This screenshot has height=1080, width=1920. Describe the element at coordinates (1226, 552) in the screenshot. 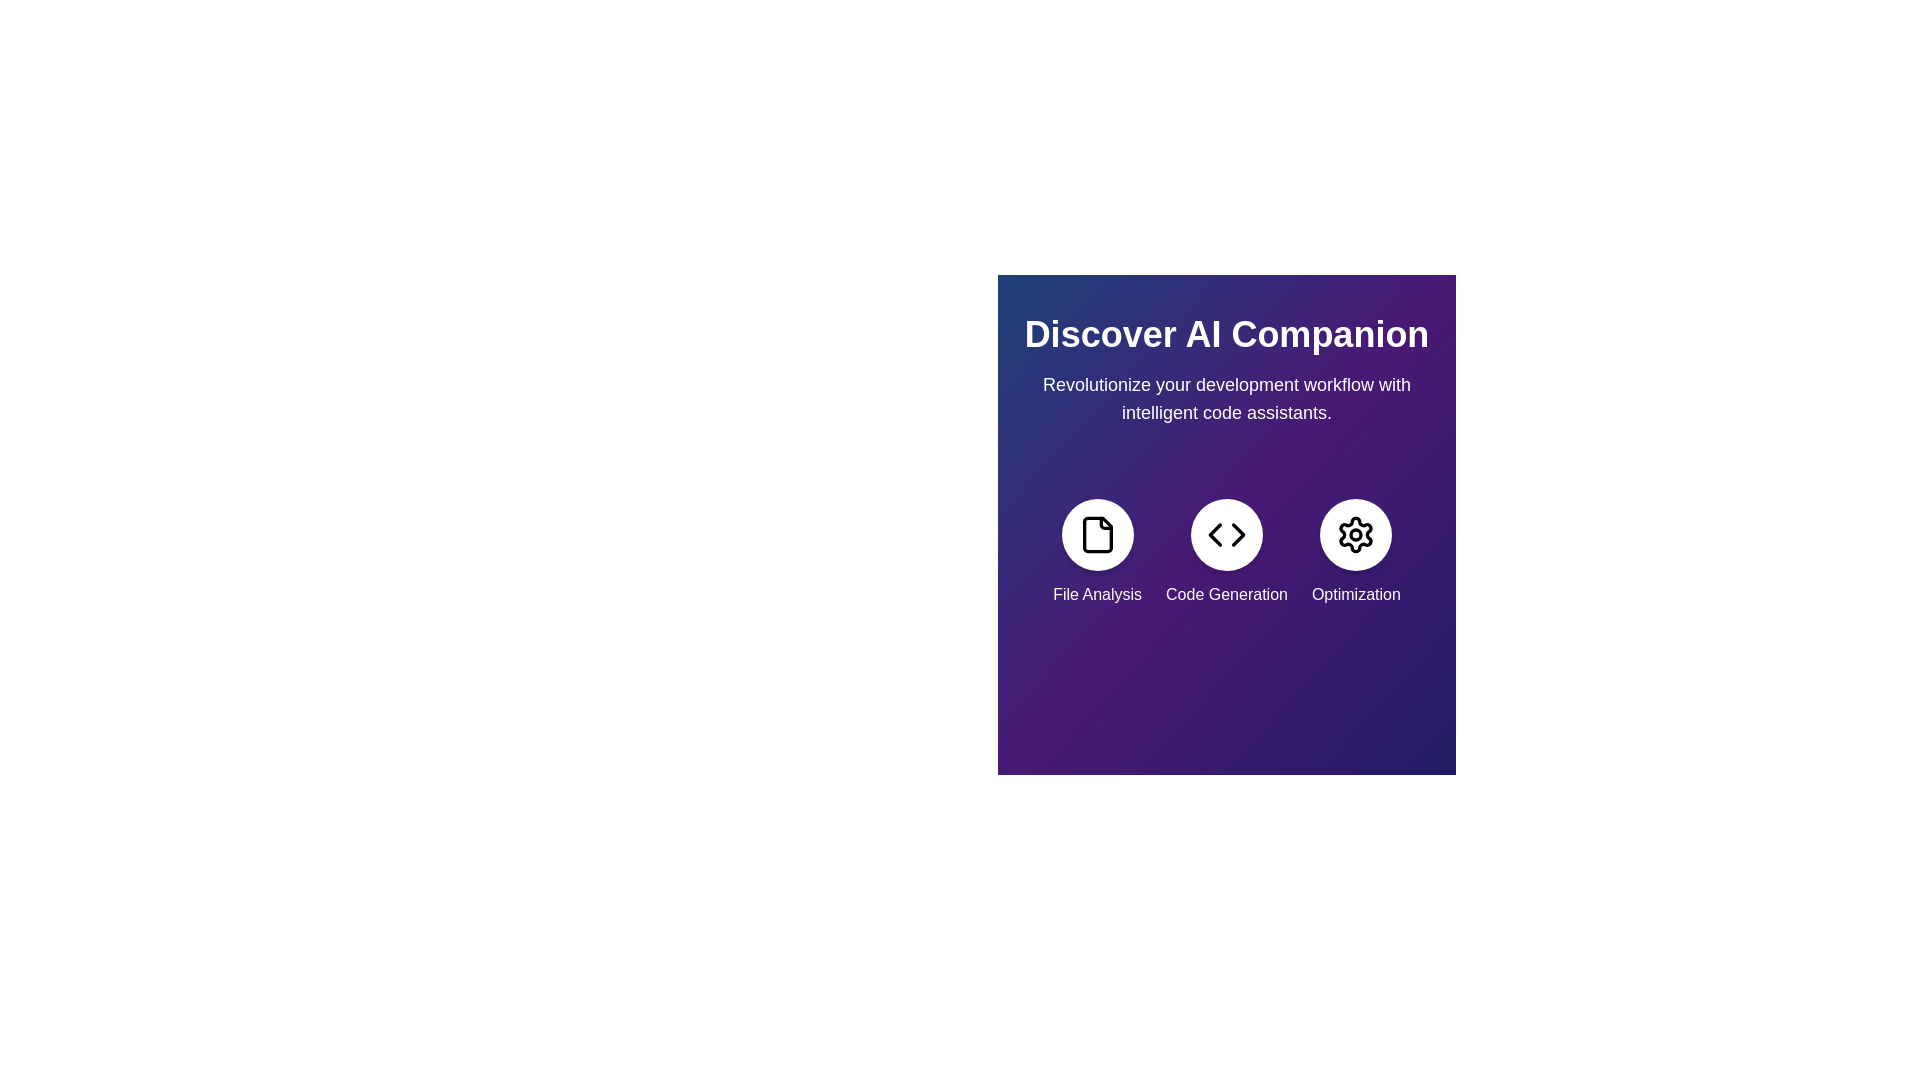

I see `the interactive button labeled 'Code Generation', which features an icon of angle brackets on a circular background` at that location.